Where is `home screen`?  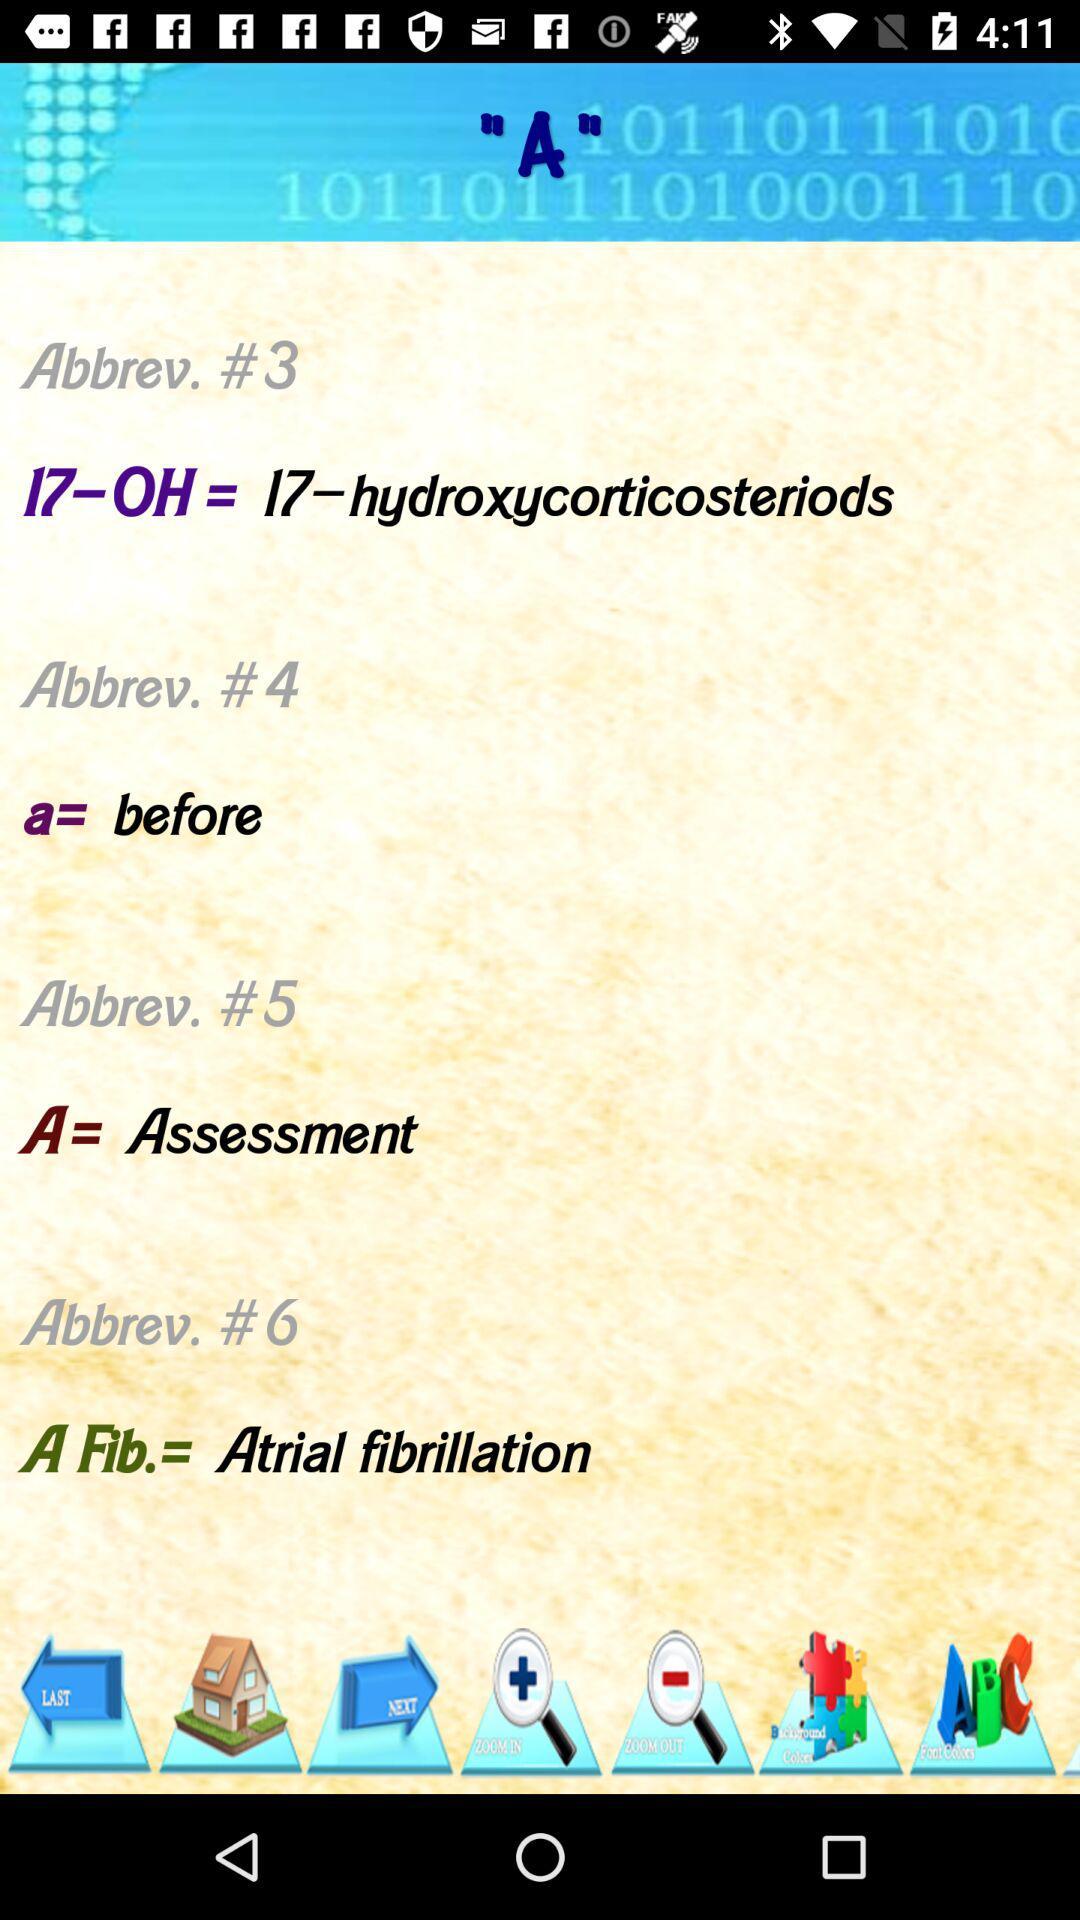 home screen is located at coordinates (228, 1702).